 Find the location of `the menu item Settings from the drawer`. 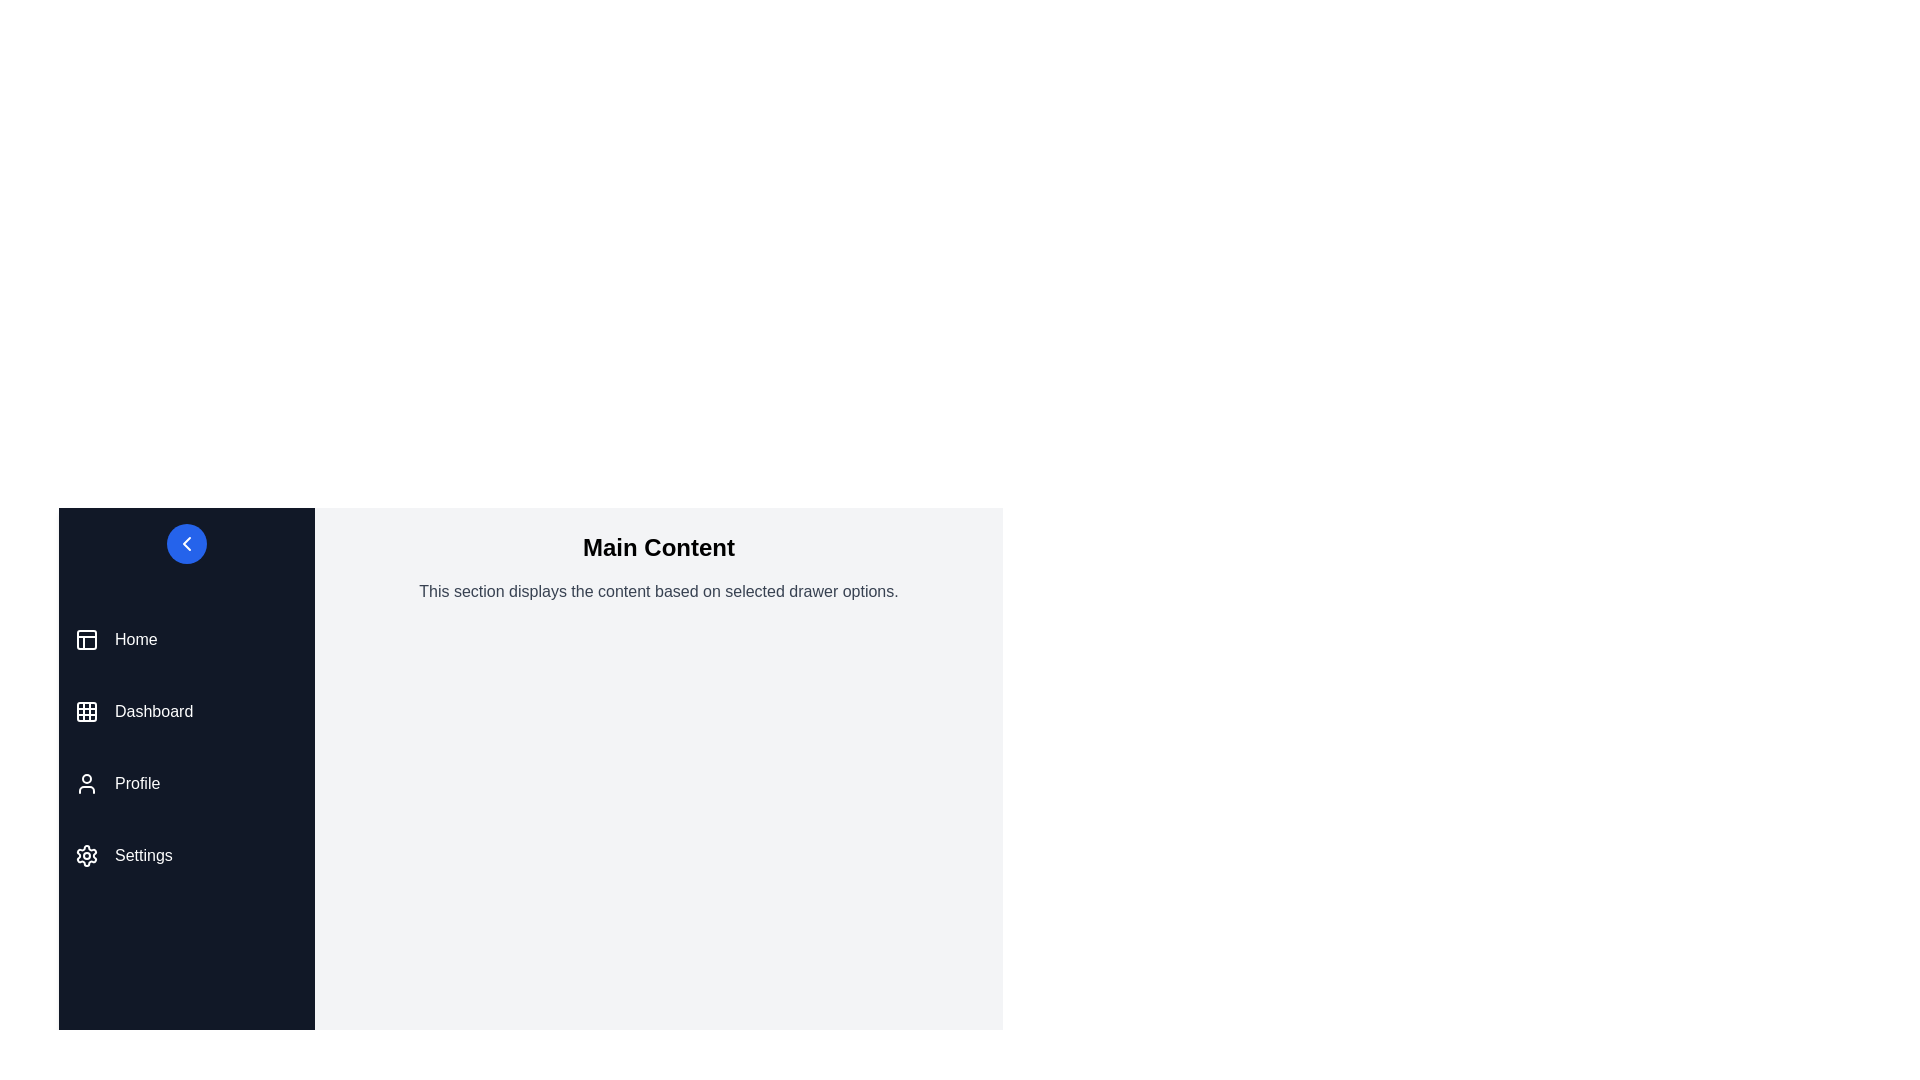

the menu item Settings from the drawer is located at coordinates (187, 855).